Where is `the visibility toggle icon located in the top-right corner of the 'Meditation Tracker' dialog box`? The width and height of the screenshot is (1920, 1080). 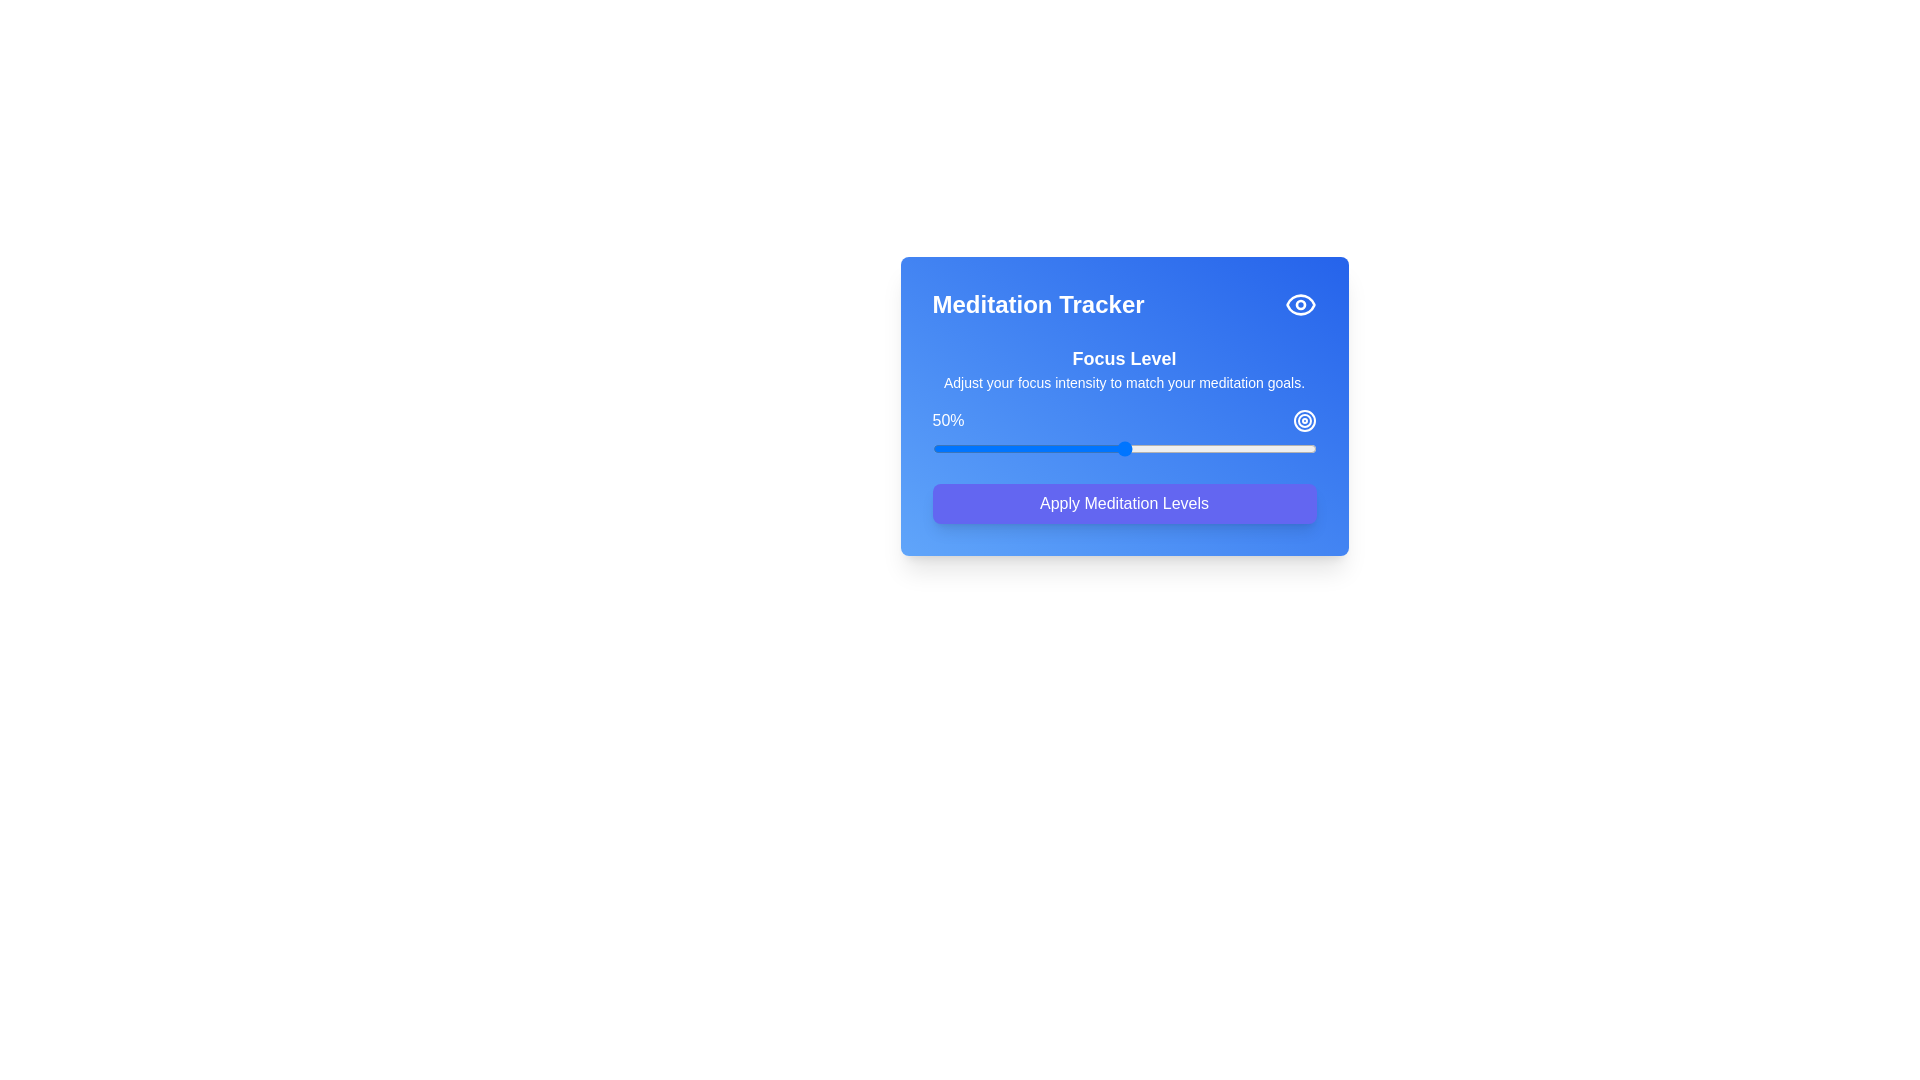 the visibility toggle icon located in the top-right corner of the 'Meditation Tracker' dialog box is located at coordinates (1300, 304).